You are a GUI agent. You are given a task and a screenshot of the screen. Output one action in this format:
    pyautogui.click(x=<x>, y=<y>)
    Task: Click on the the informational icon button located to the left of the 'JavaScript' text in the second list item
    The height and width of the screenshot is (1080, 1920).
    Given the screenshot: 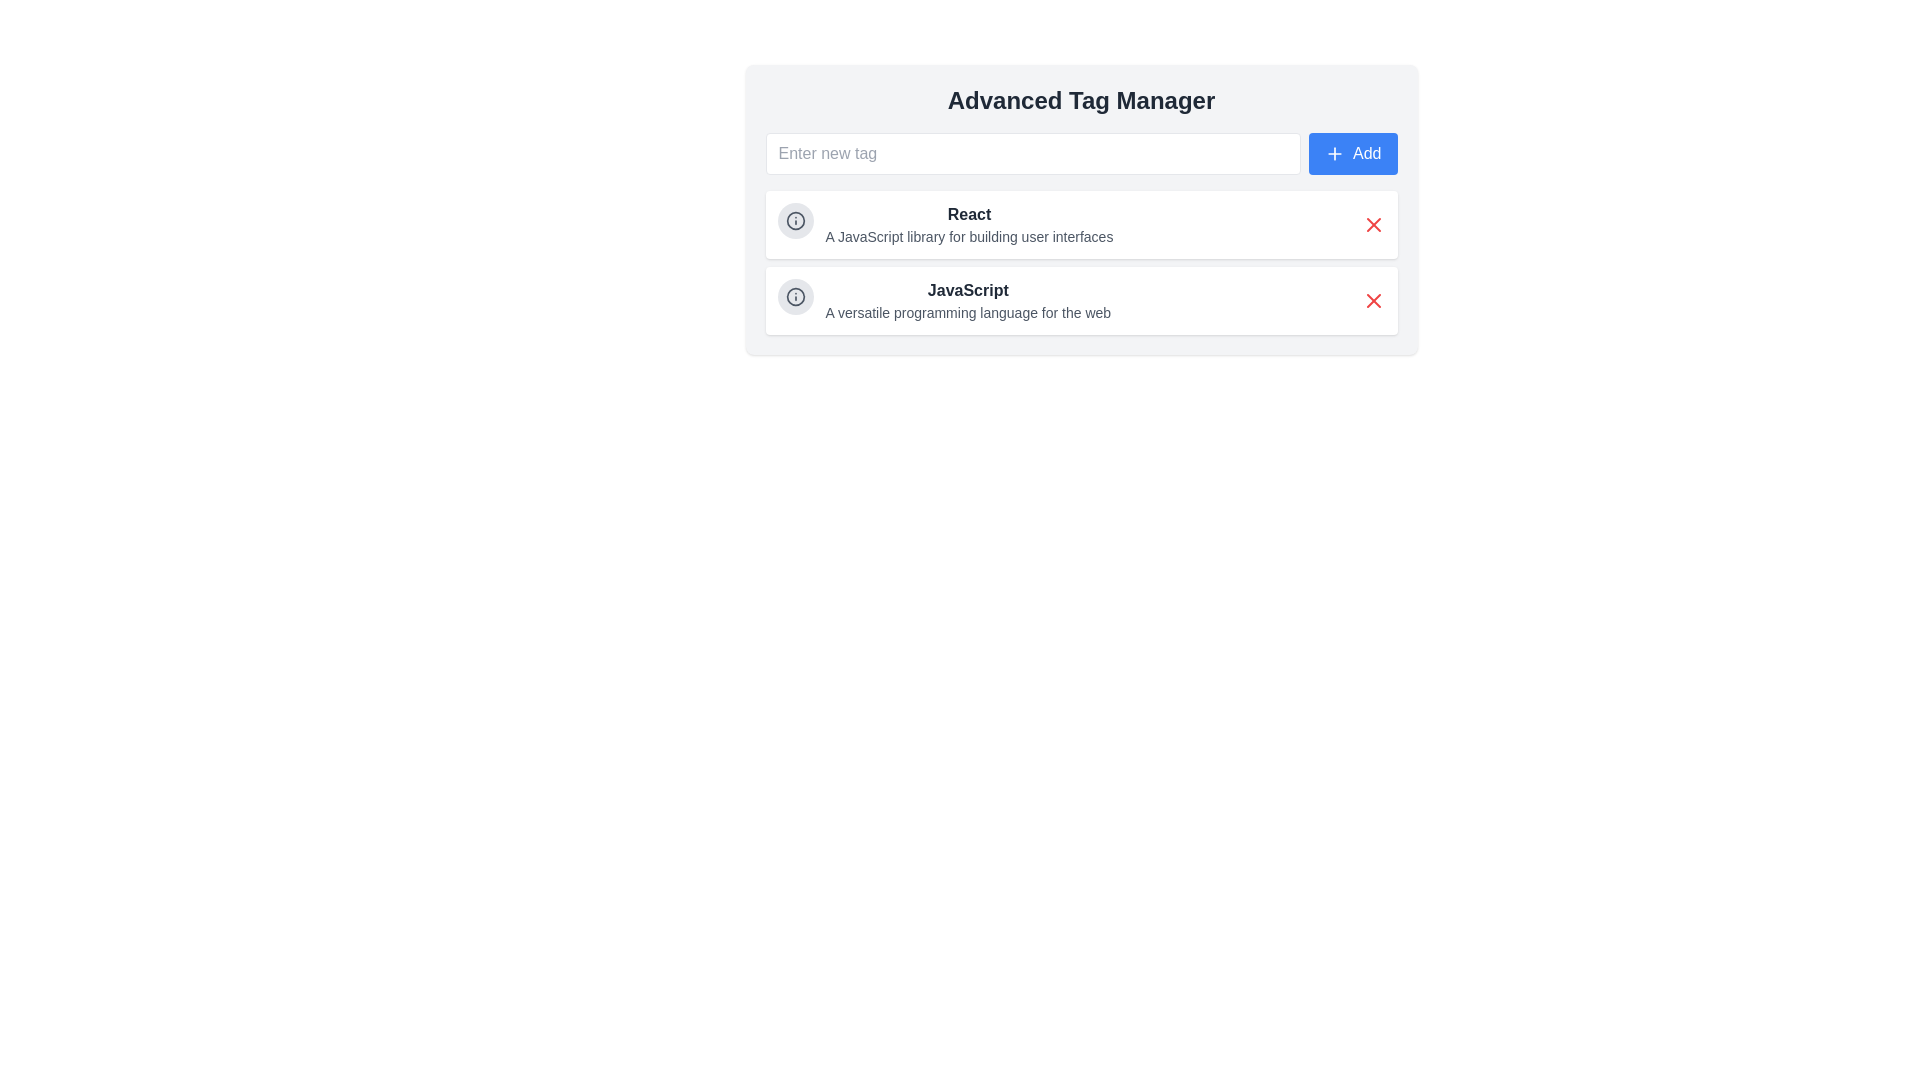 What is the action you would take?
    pyautogui.click(x=794, y=297)
    